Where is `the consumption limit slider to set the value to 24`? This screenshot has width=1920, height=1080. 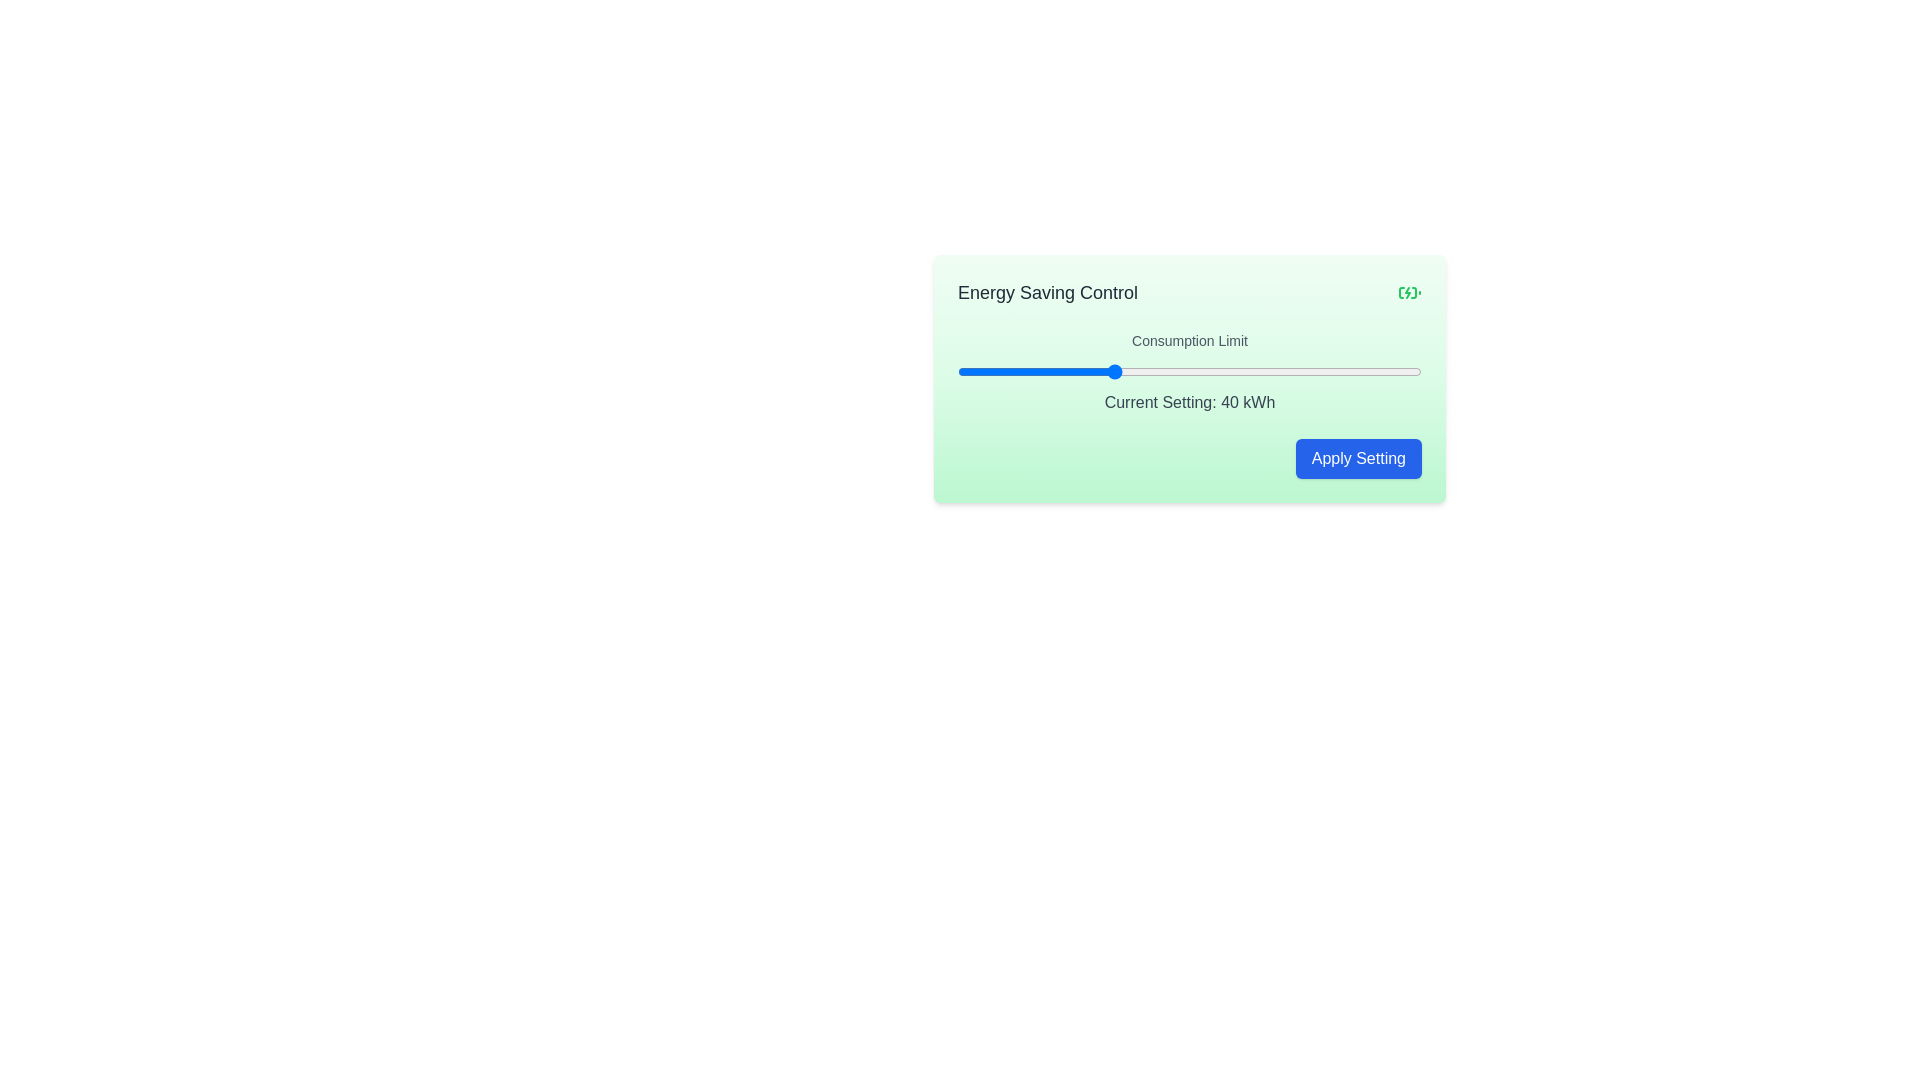 the consumption limit slider to set the value to 24 is located at coordinates (988, 371).